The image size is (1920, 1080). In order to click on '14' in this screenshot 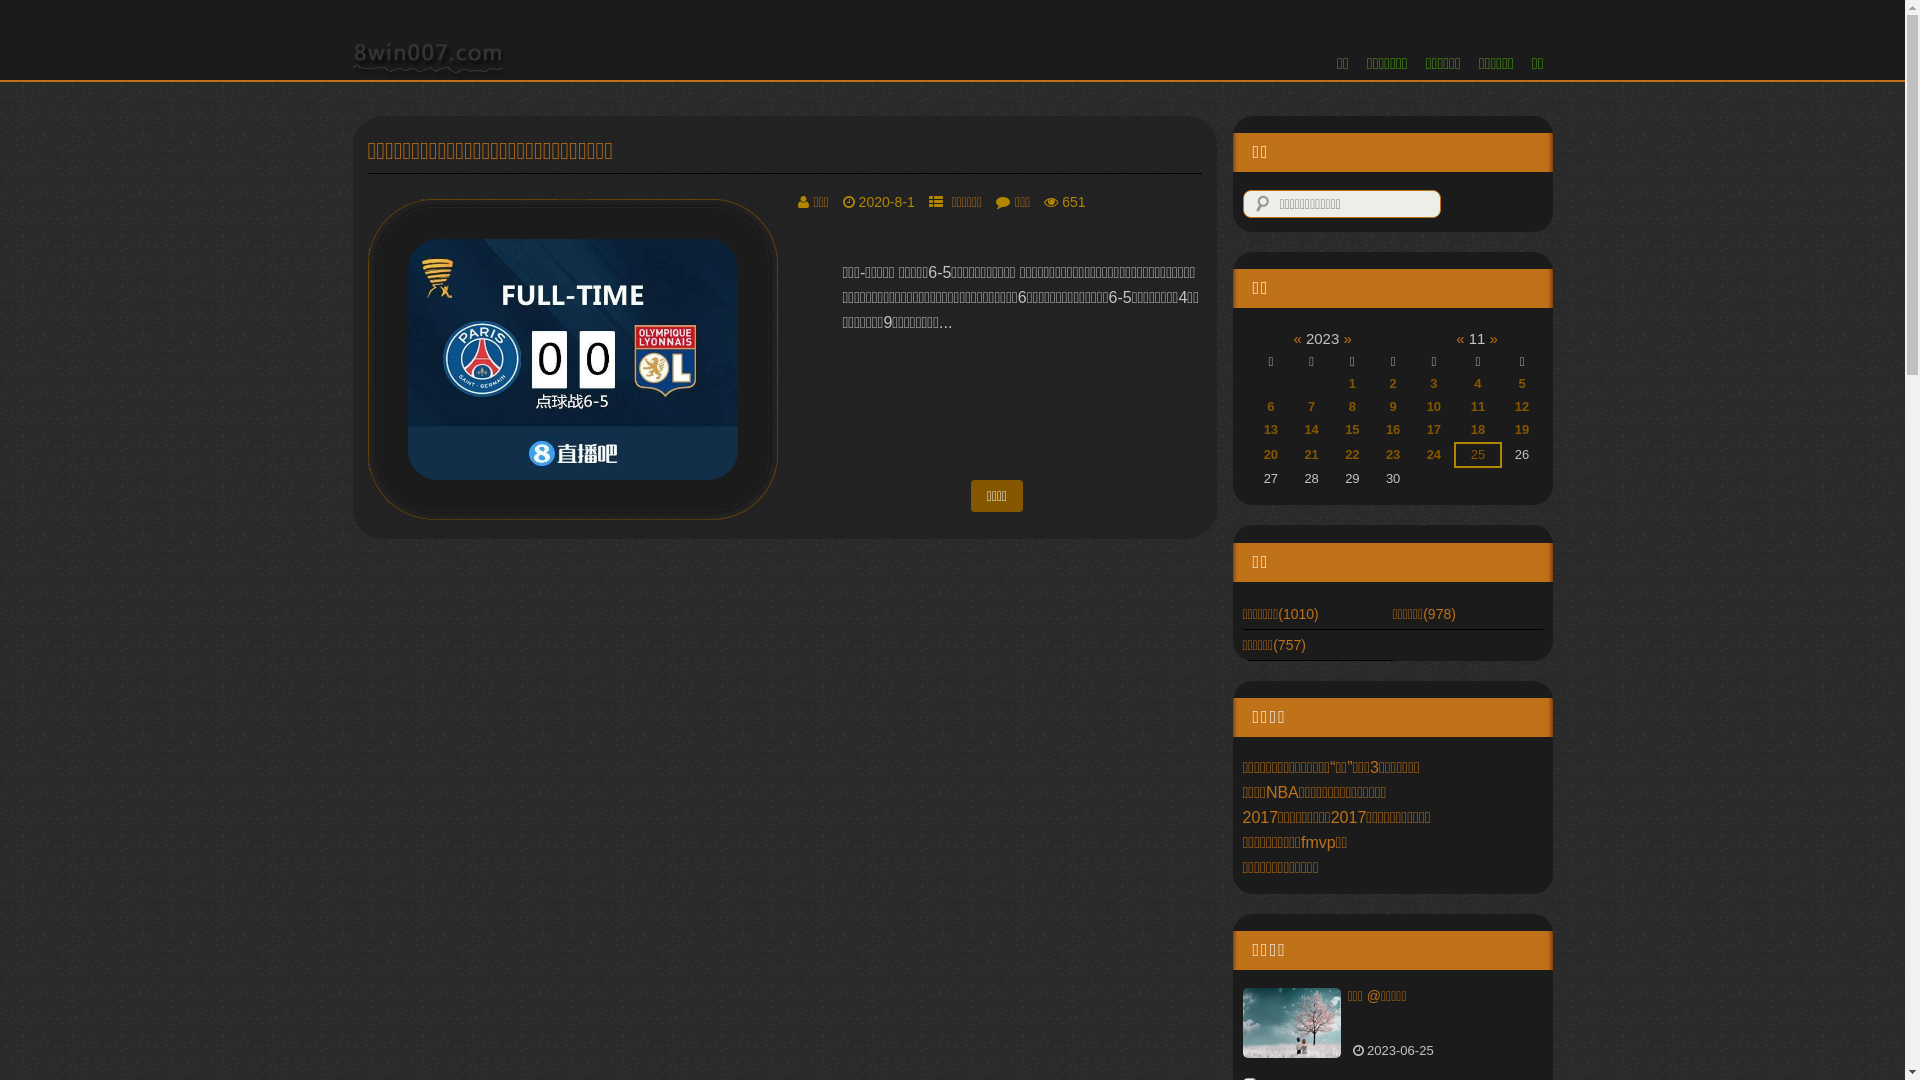, I will do `click(1310, 428)`.